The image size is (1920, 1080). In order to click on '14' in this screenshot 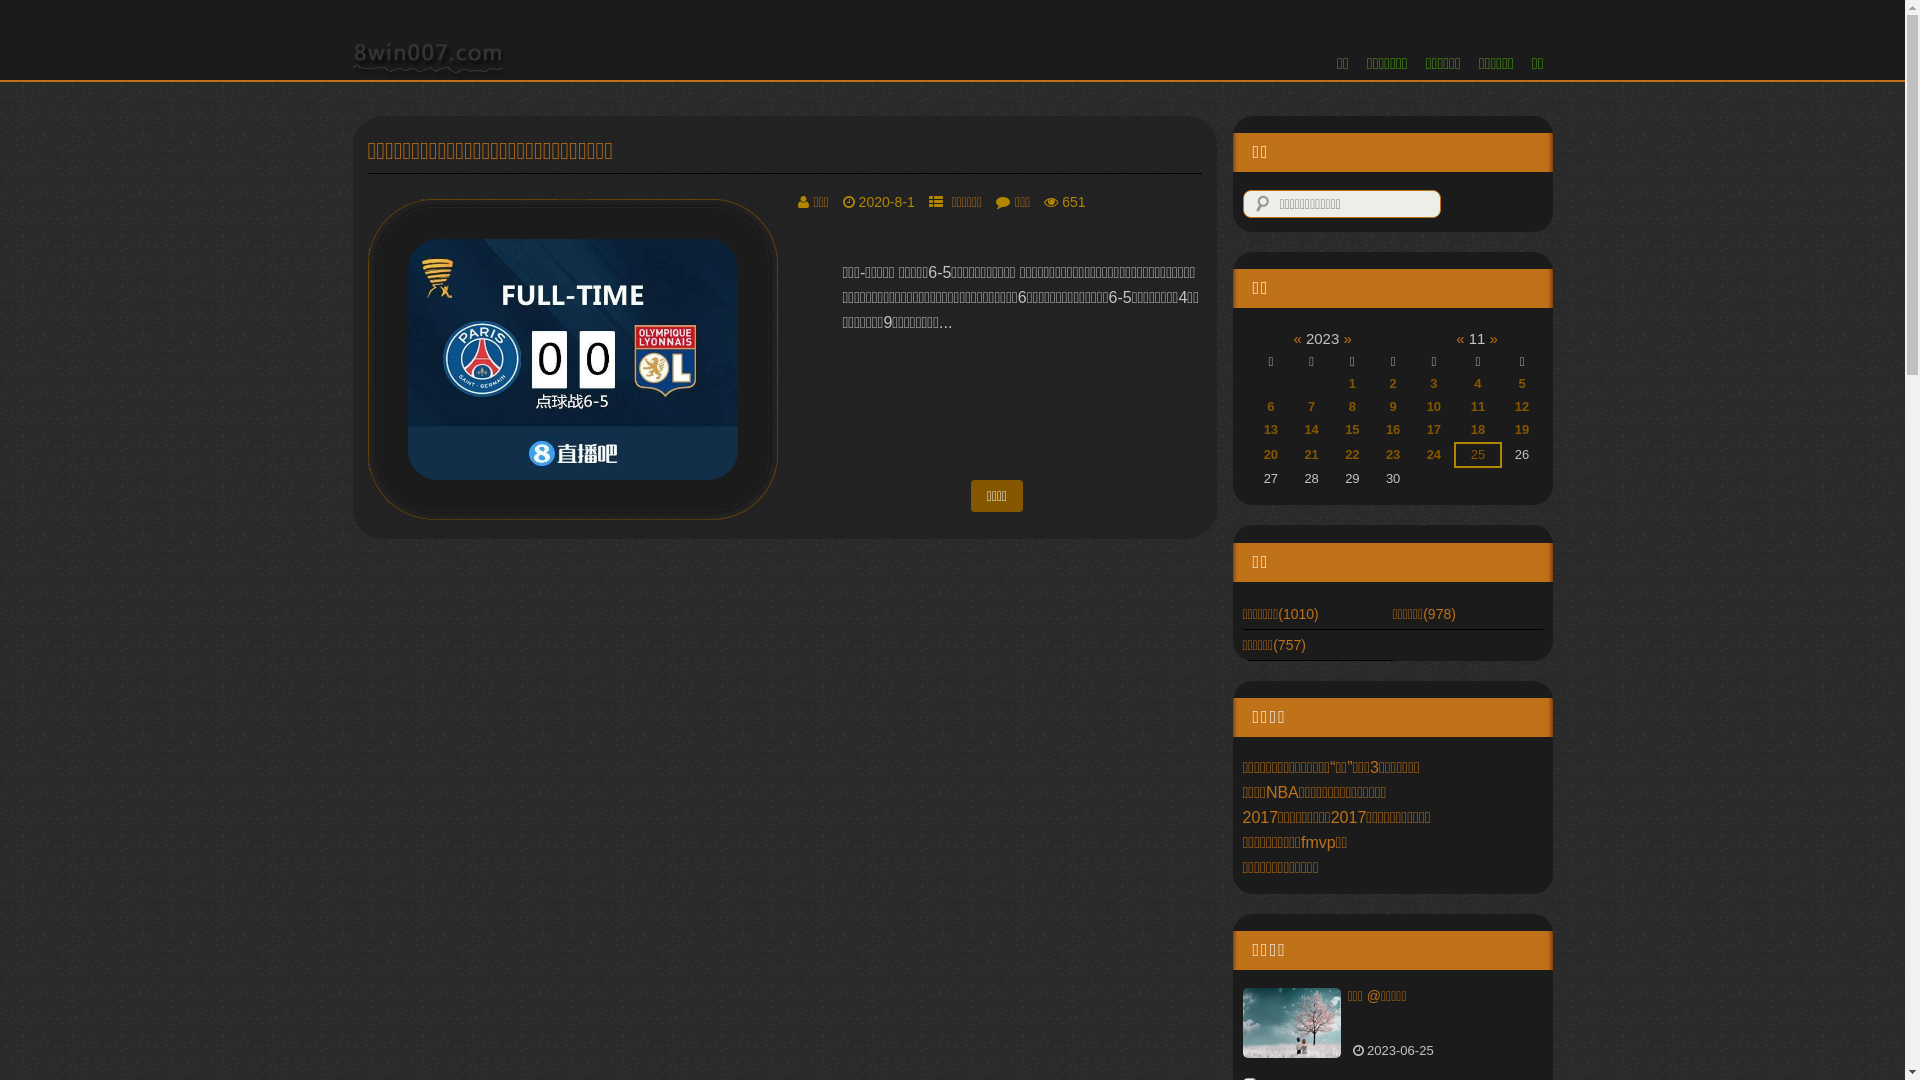, I will do `click(1310, 428)`.